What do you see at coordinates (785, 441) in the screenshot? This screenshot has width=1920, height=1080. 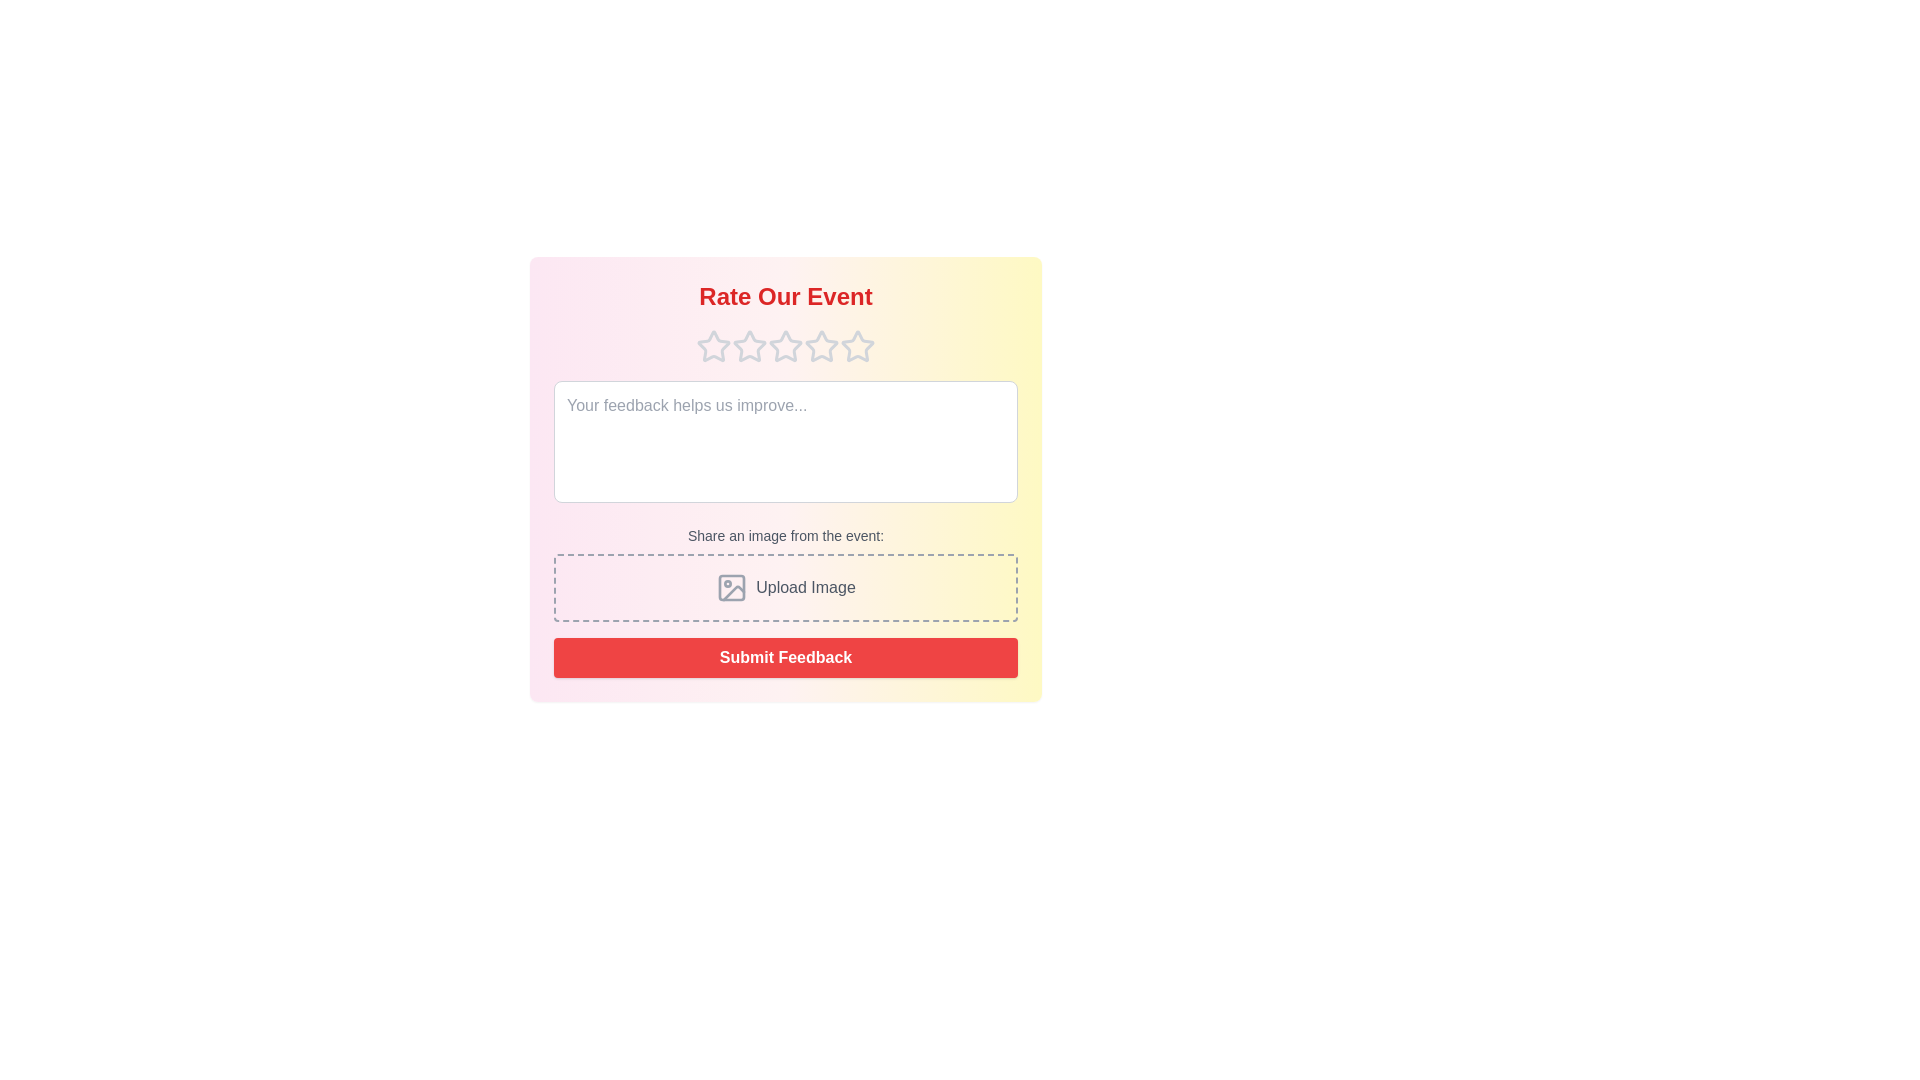 I see `the text area and type the feedback` at bounding box center [785, 441].